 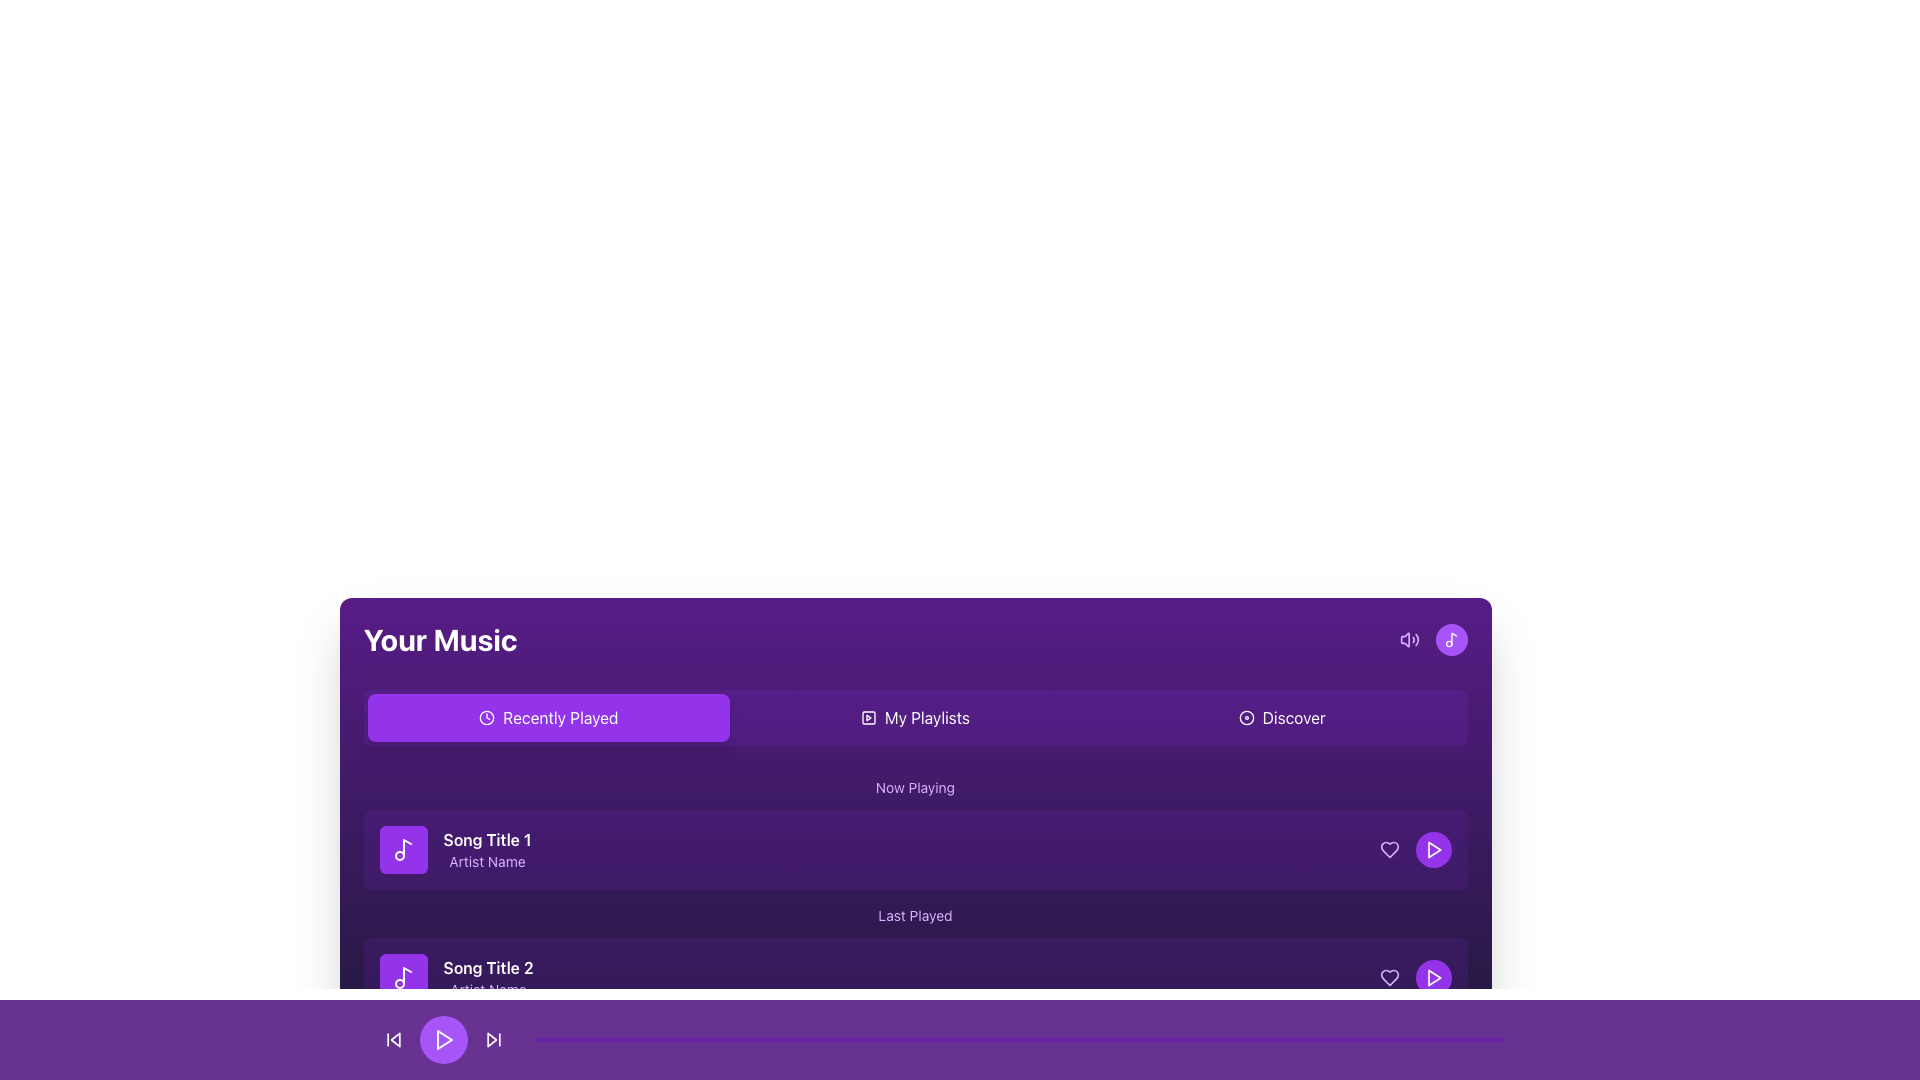 What do you see at coordinates (1408, 640) in the screenshot?
I see `the volume control icon located in the top right corner of the music interface header` at bounding box center [1408, 640].